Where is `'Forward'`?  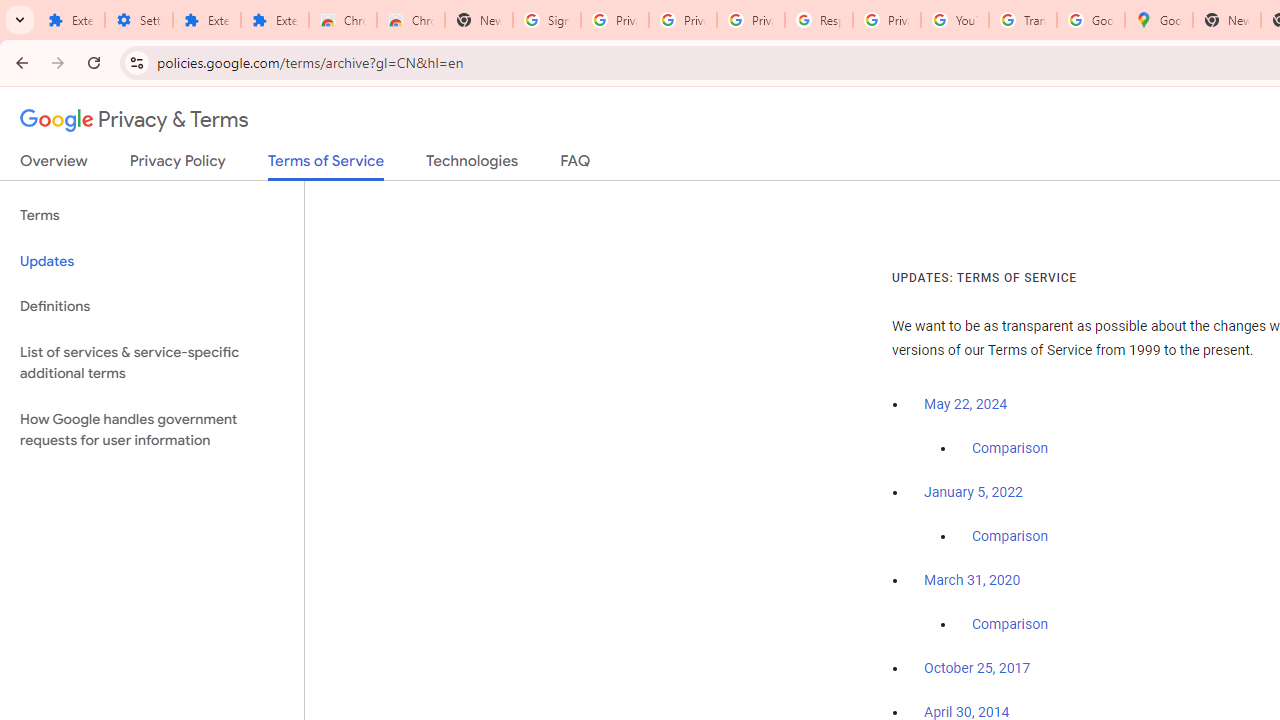 'Forward' is located at coordinates (58, 61).